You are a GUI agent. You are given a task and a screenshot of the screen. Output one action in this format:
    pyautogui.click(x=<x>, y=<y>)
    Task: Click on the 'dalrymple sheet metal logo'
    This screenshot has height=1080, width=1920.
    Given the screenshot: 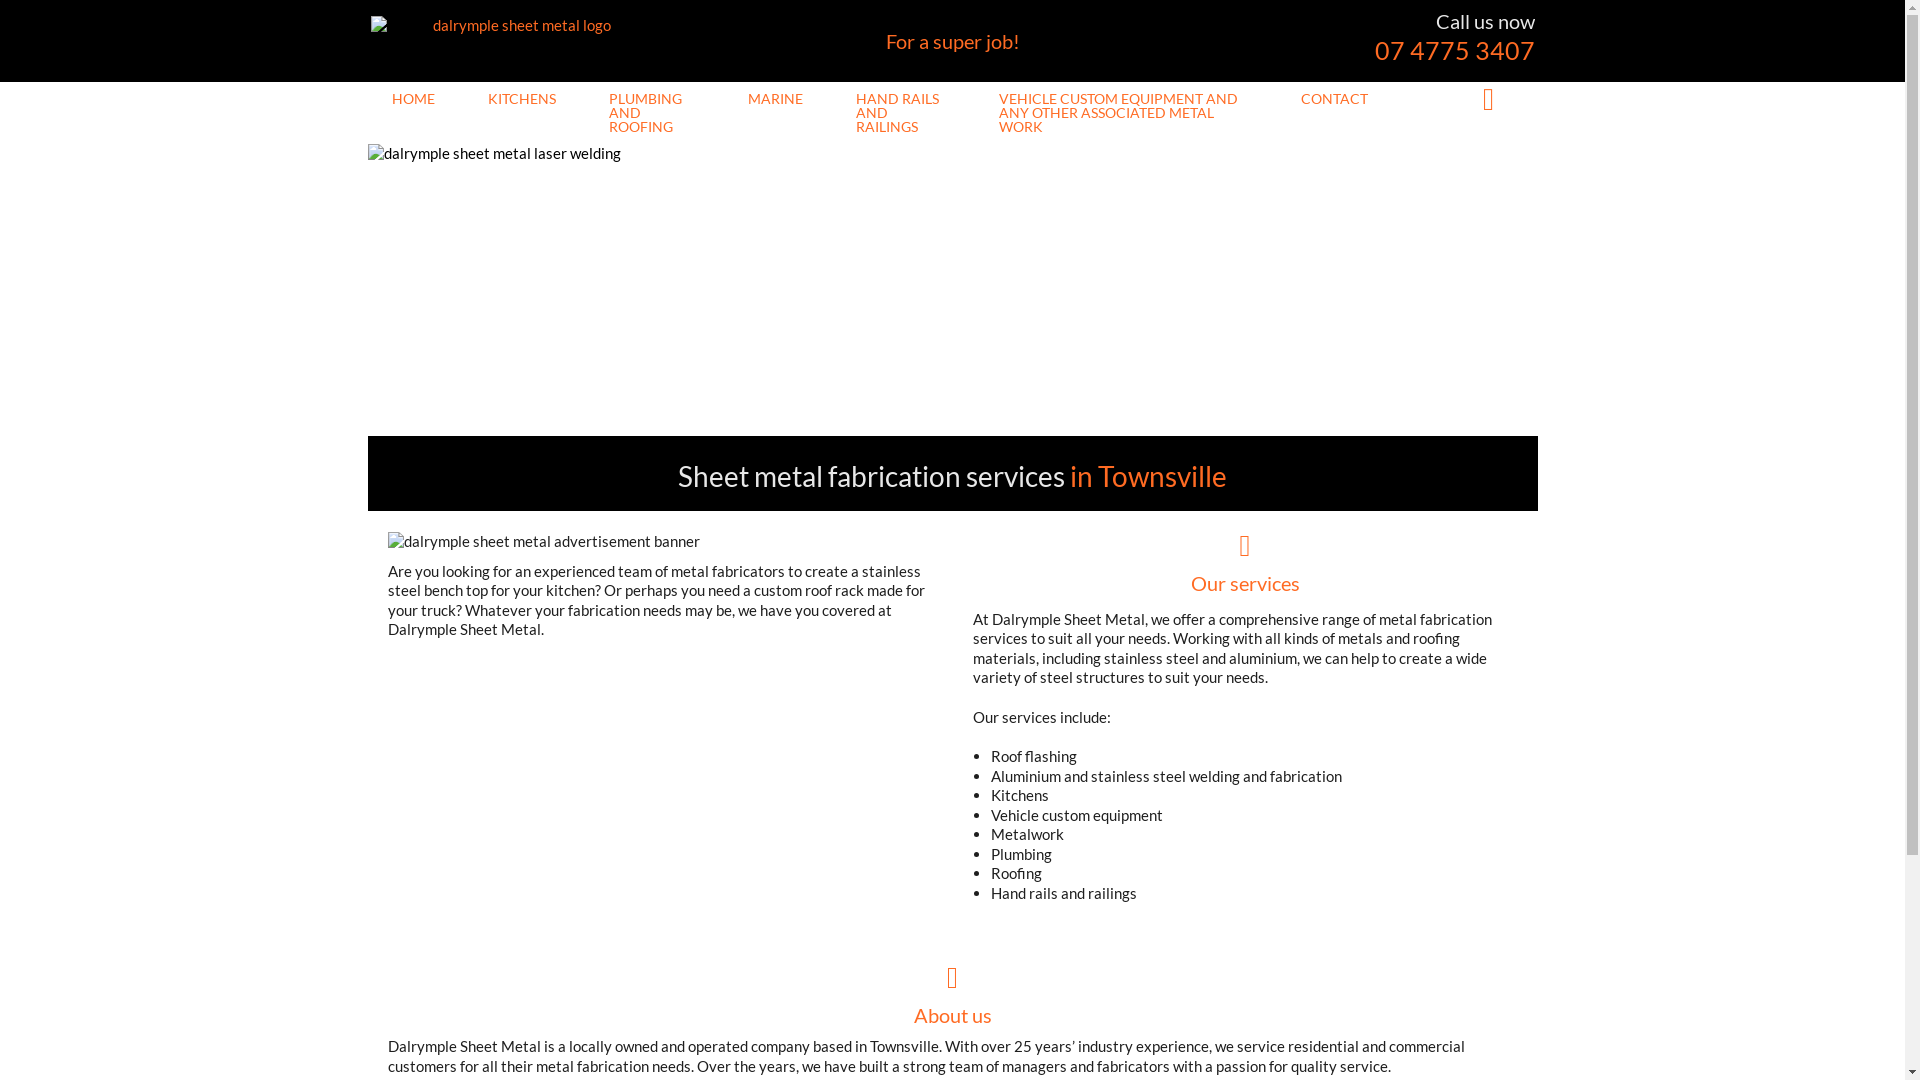 What is the action you would take?
    pyautogui.click(x=513, y=26)
    